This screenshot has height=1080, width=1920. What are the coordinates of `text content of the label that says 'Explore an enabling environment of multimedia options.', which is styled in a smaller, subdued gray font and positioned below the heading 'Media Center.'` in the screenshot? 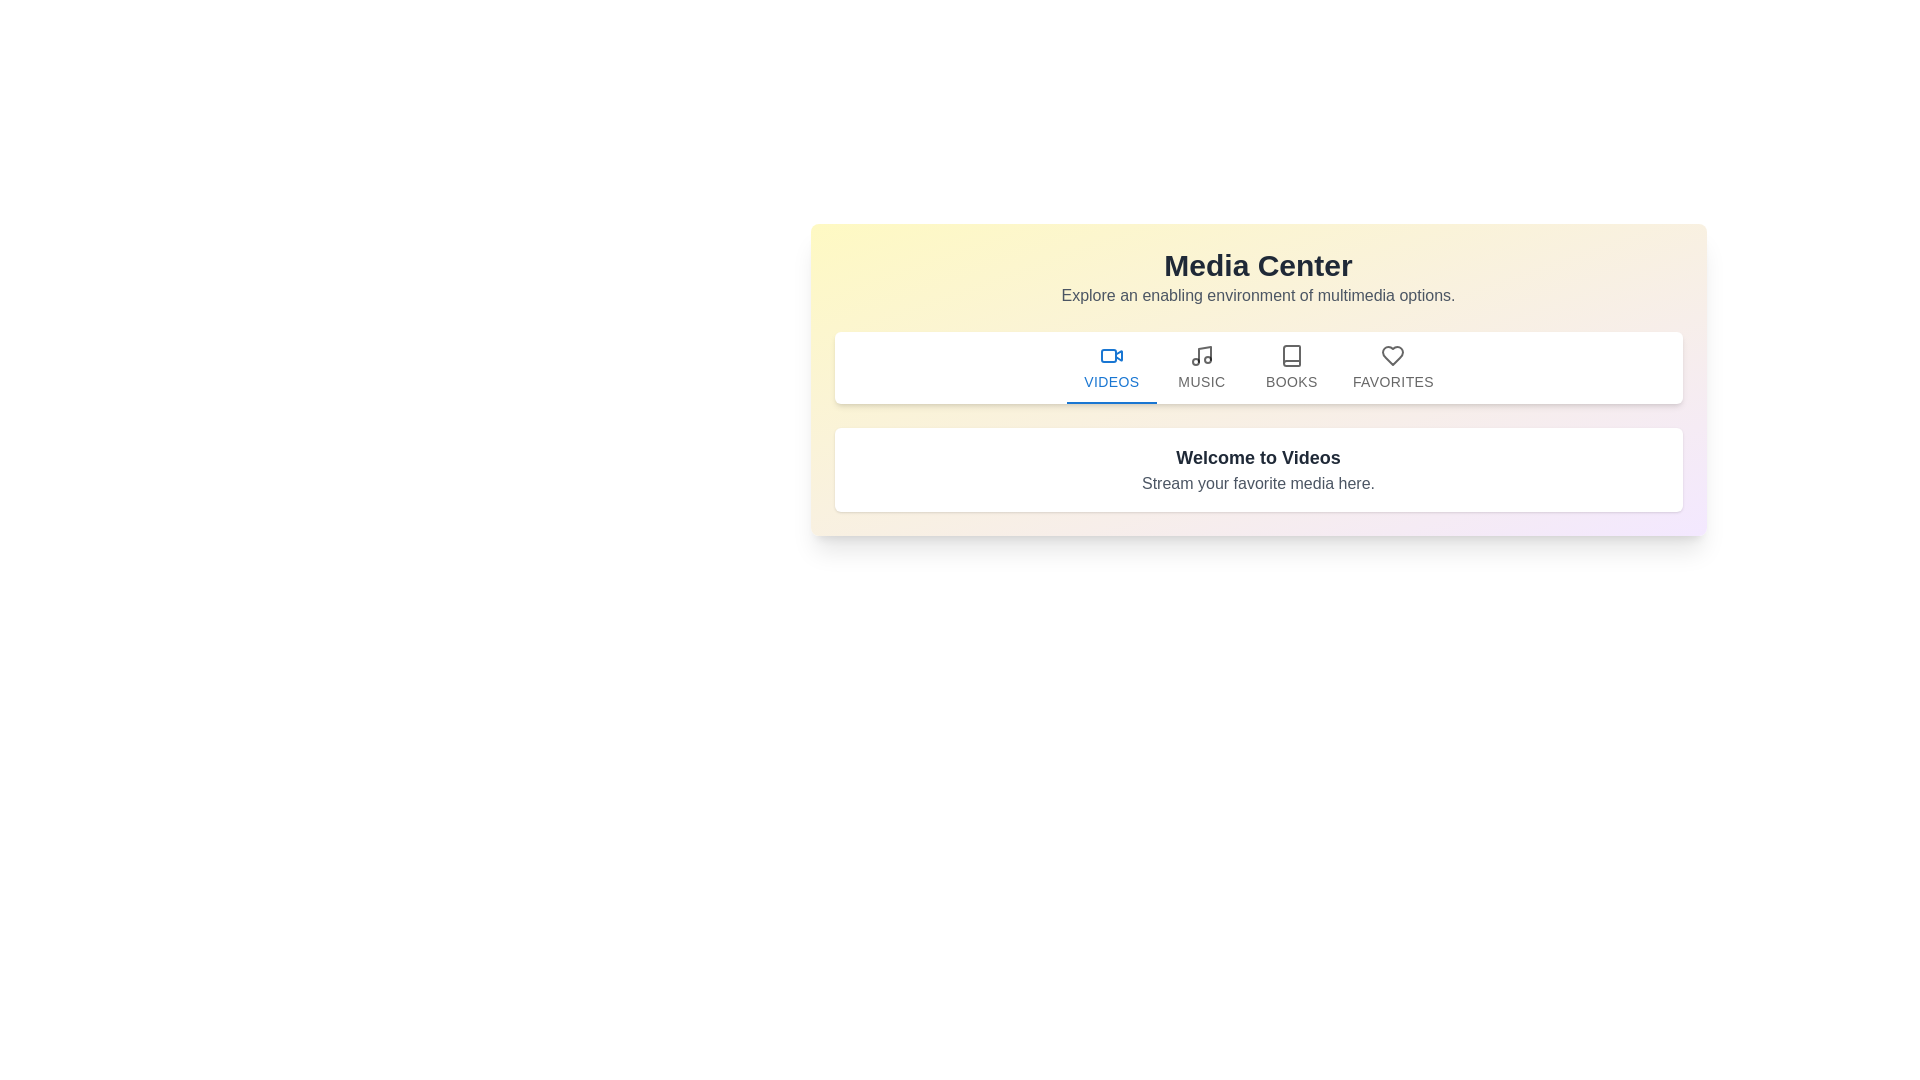 It's located at (1257, 296).